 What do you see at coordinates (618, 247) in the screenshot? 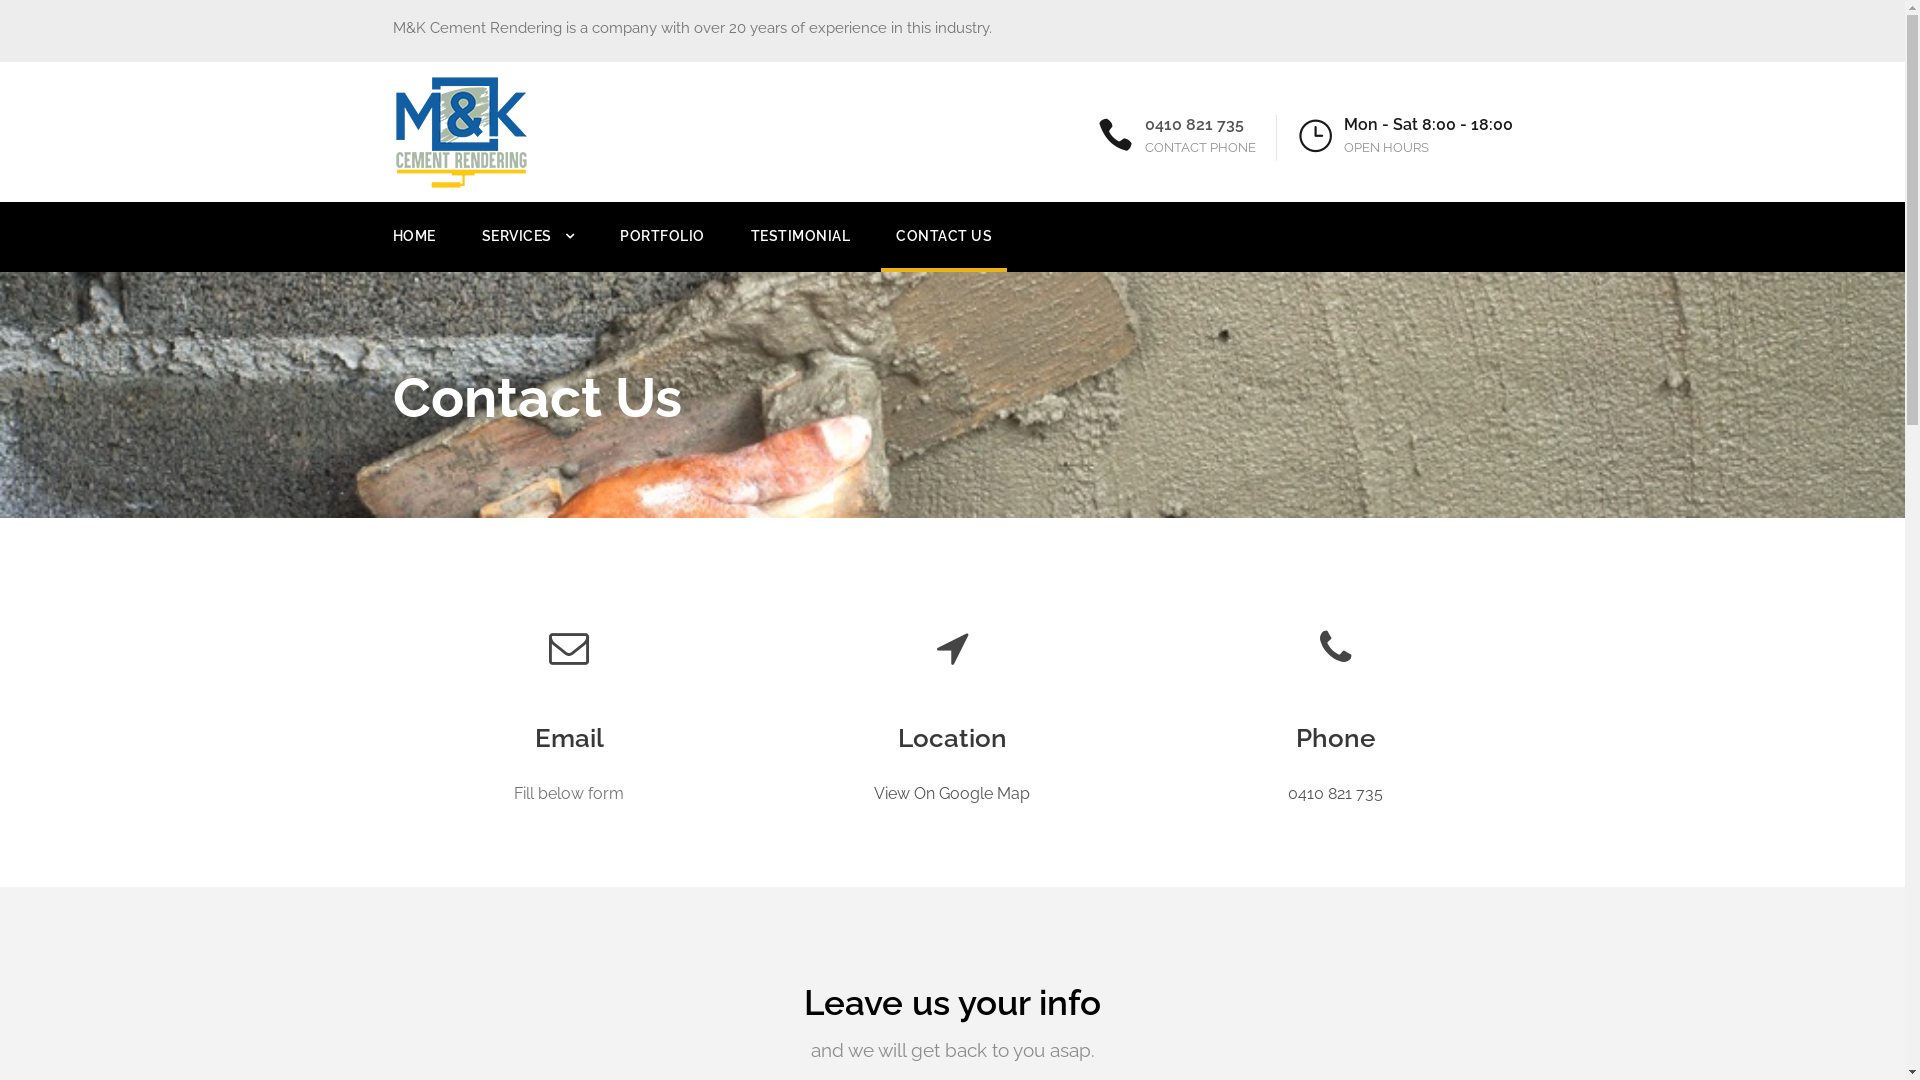
I see `'PORTFOLIO'` at bounding box center [618, 247].